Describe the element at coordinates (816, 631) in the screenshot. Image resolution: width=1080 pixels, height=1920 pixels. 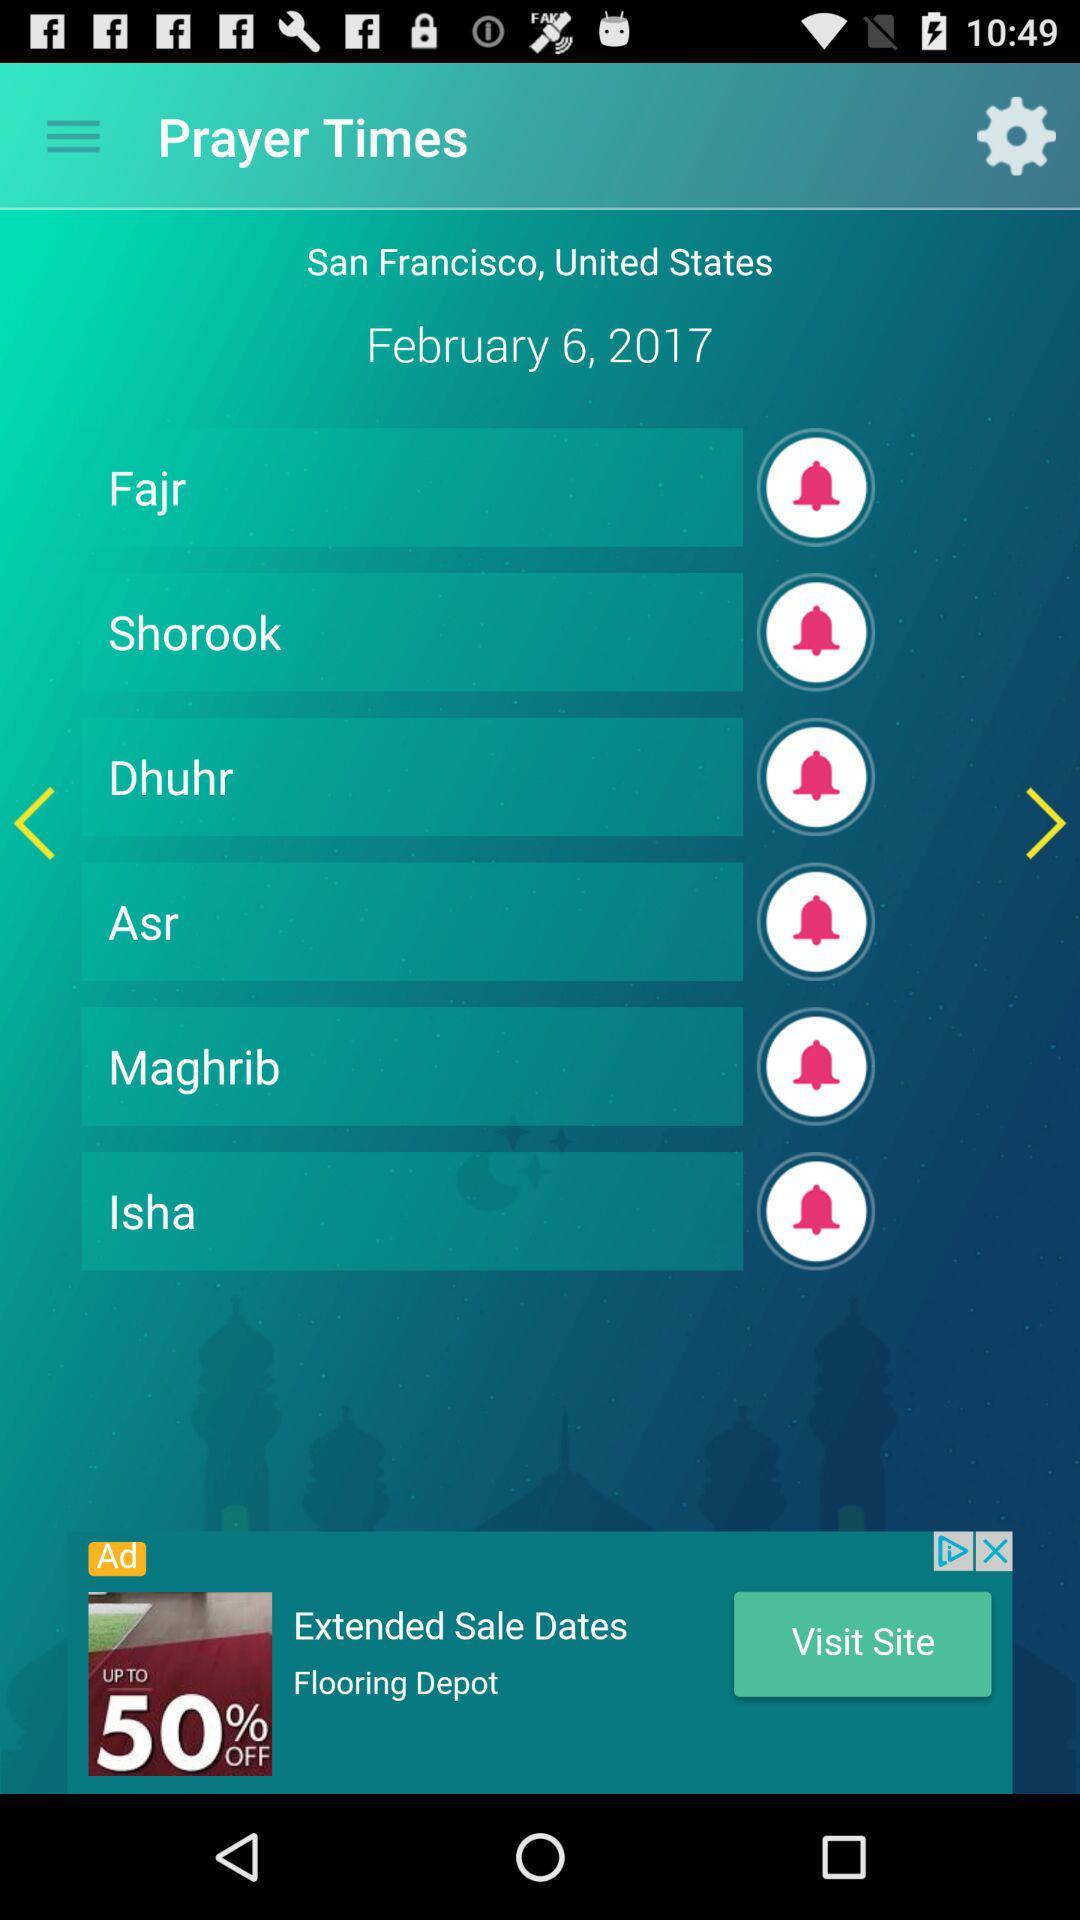
I see `the subscribe` at that location.